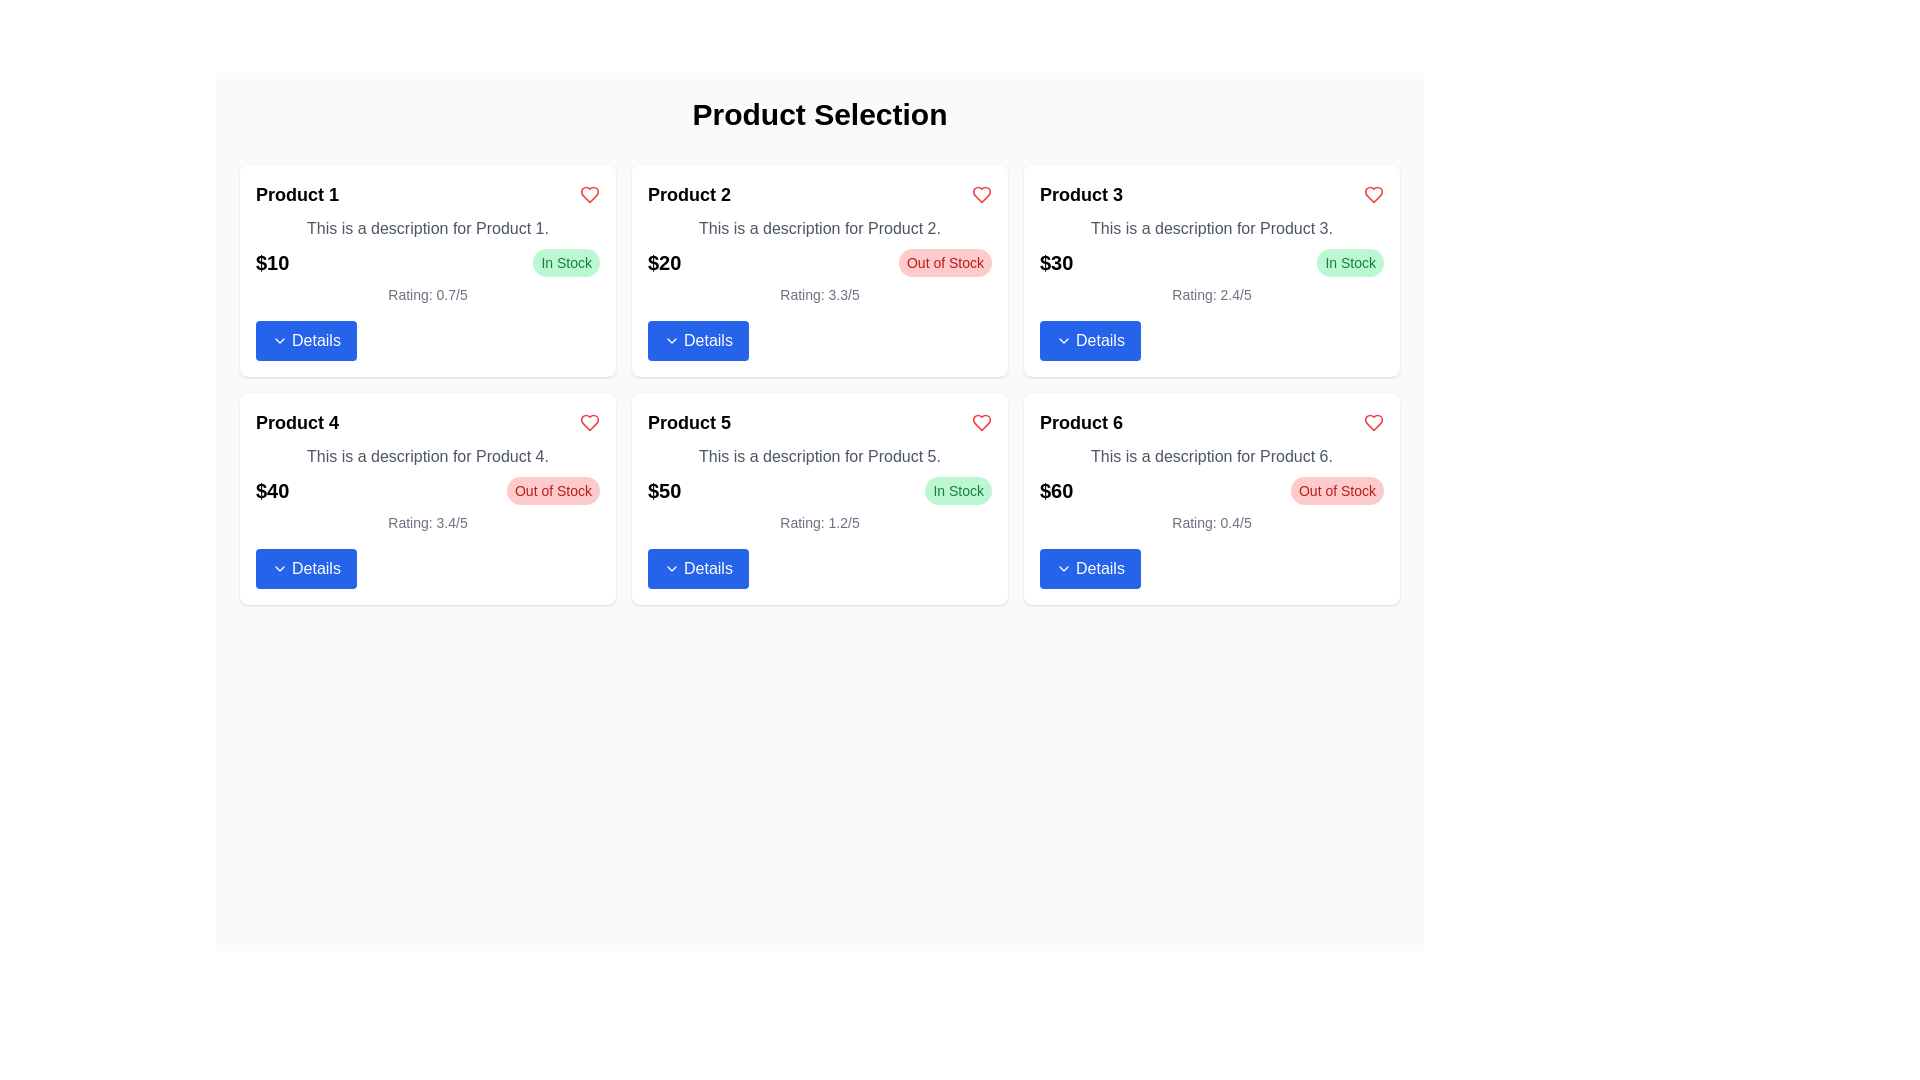 The height and width of the screenshot is (1080, 1920). I want to click on the text label displaying the product's rating, which reads 'Rating: 0.4/5', positioned above the blue 'Details' button and below the red 'Out of Stock' label for 'Product 6', so click(1210, 522).